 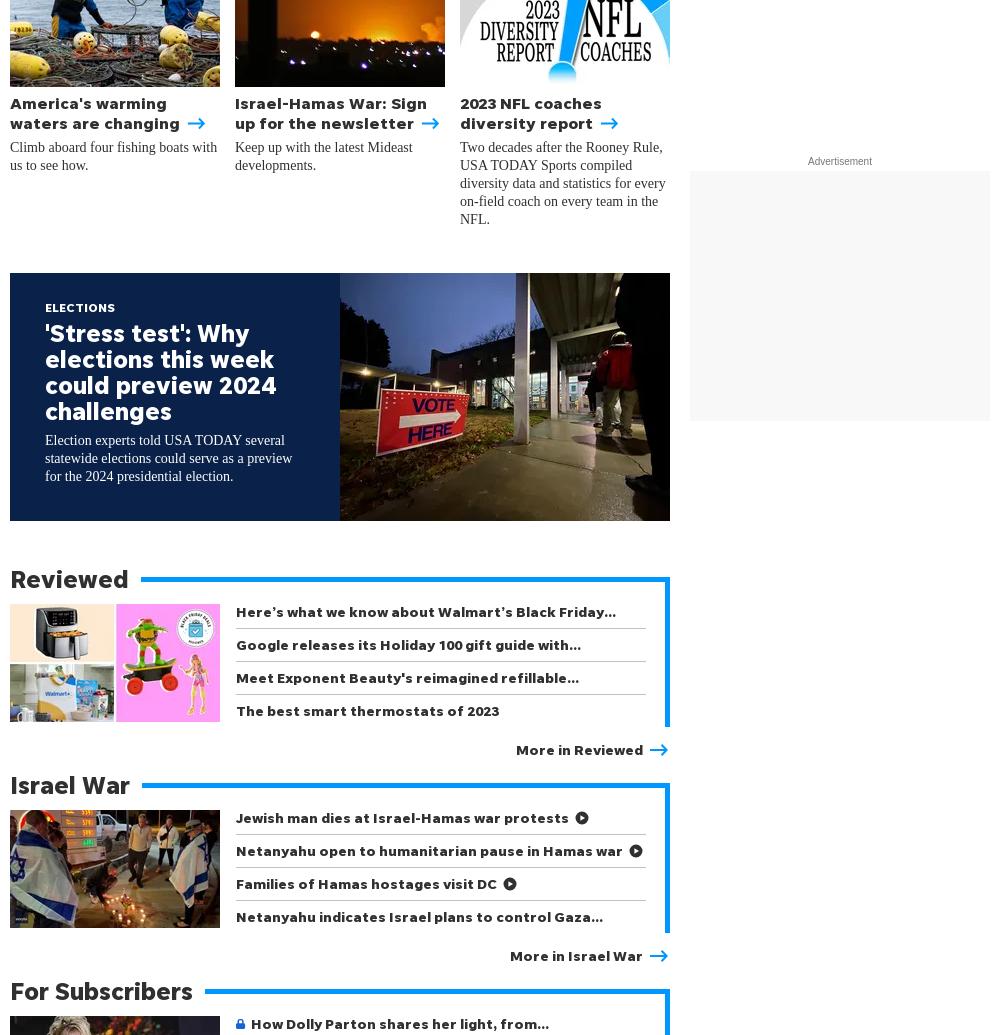 What do you see at coordinates (540, 113) in the screenshot?
I see `'2023 NFL coaches diversity report'` at bounding box center [540, 113].